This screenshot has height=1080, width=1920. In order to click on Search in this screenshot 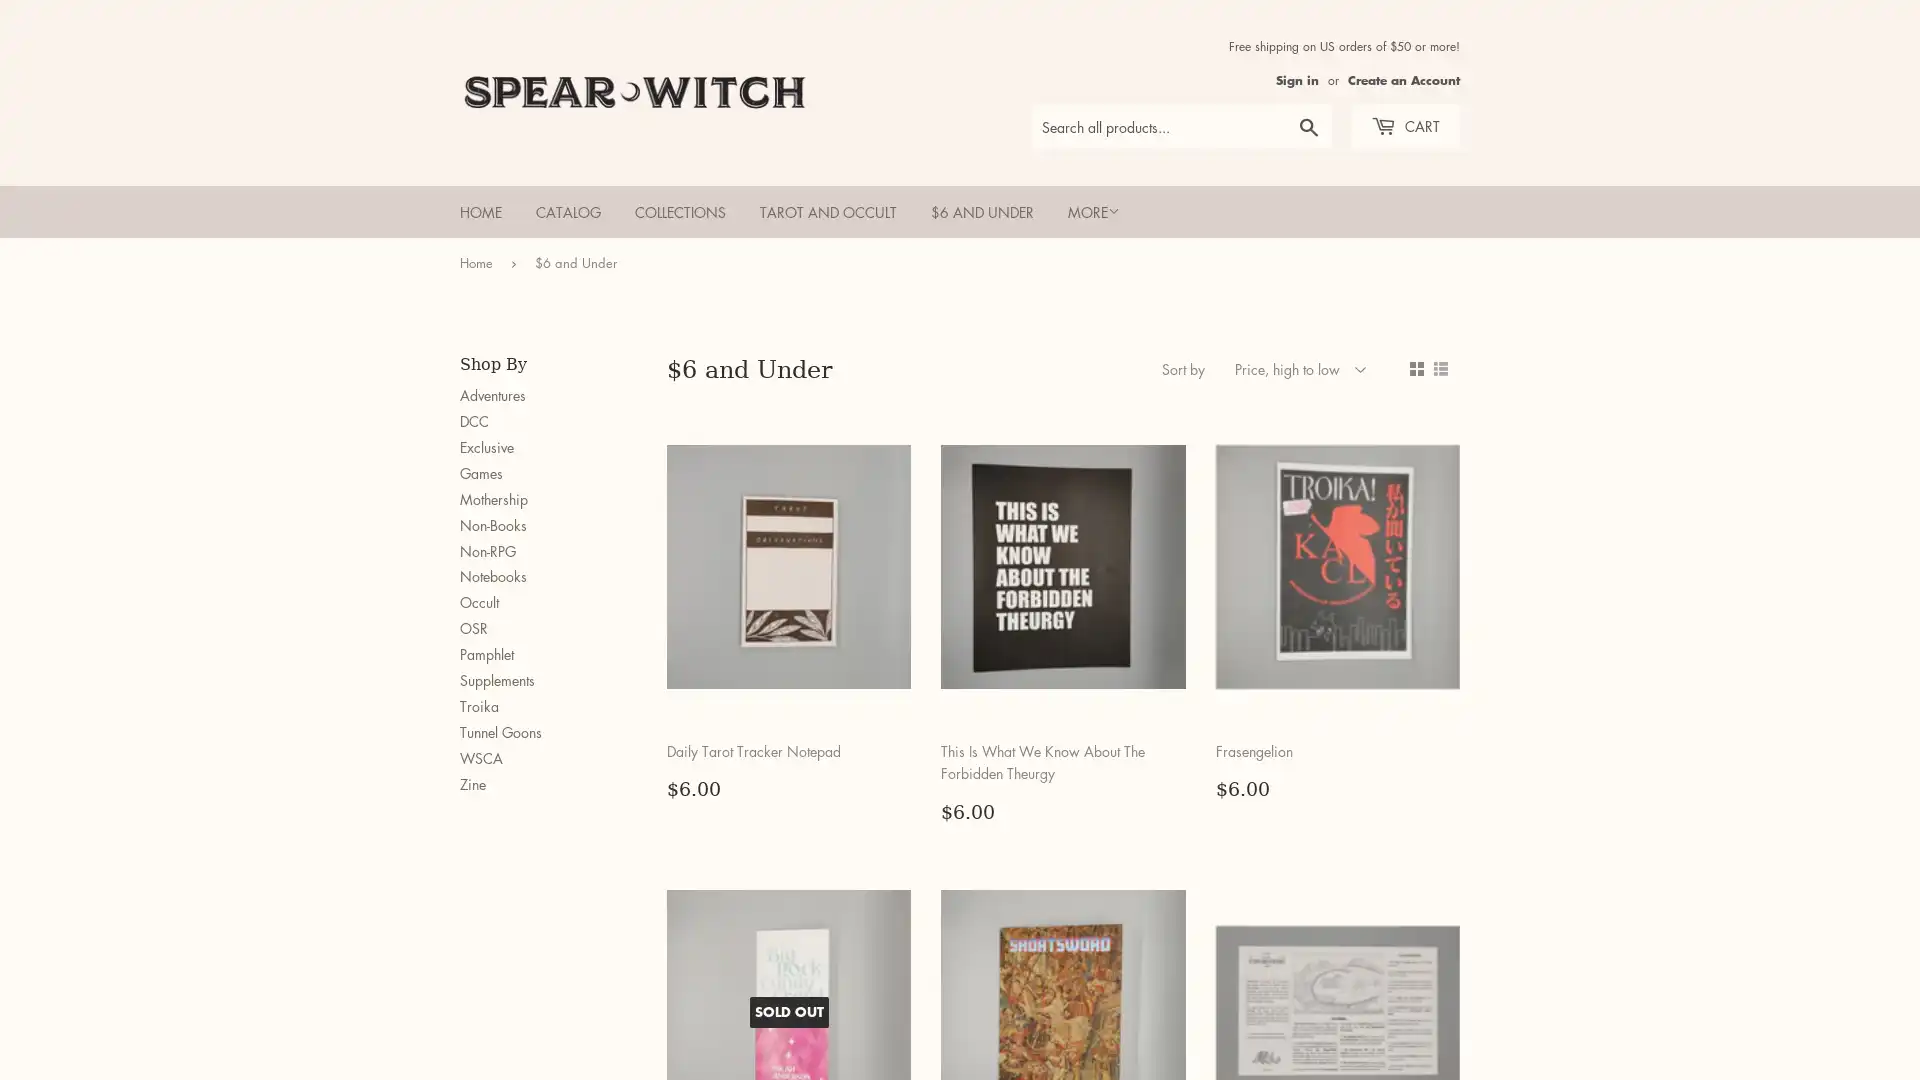, I will do `click(1309, 127)`.